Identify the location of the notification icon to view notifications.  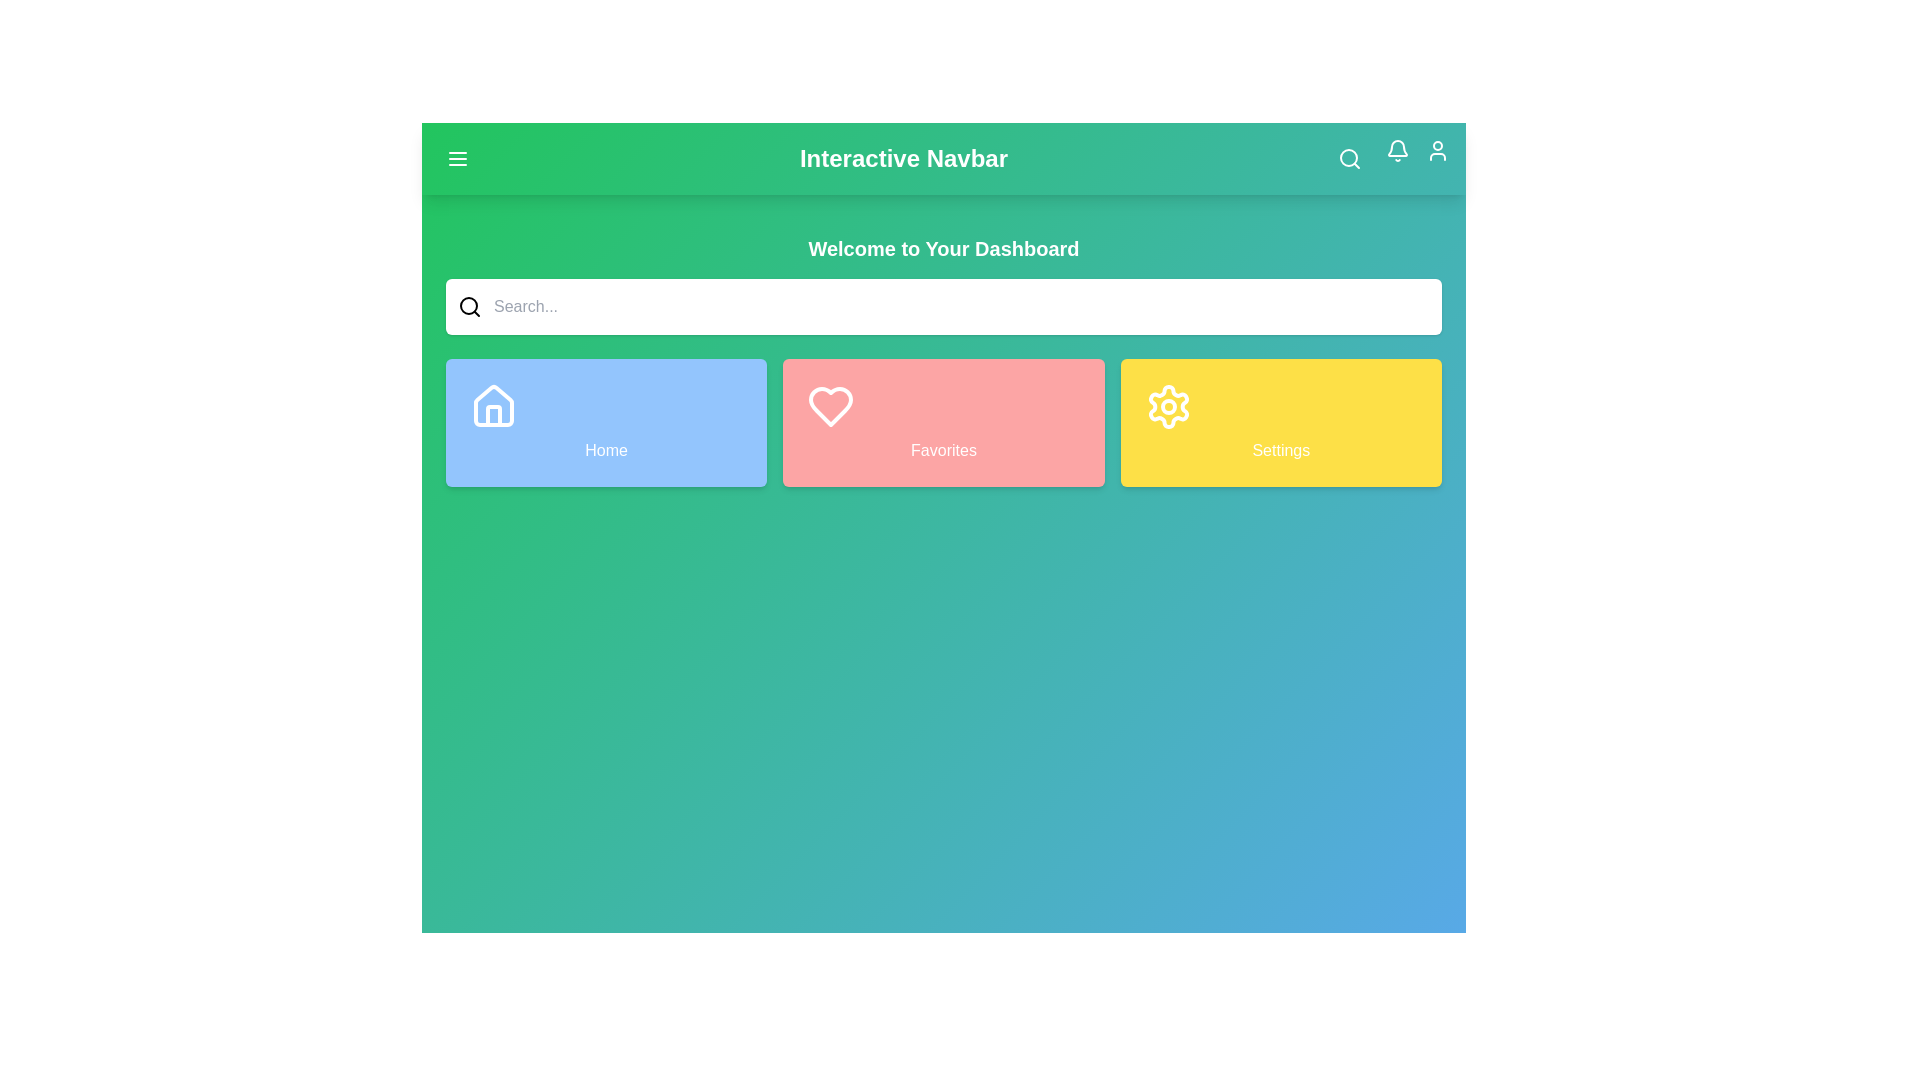
(1396, 149).